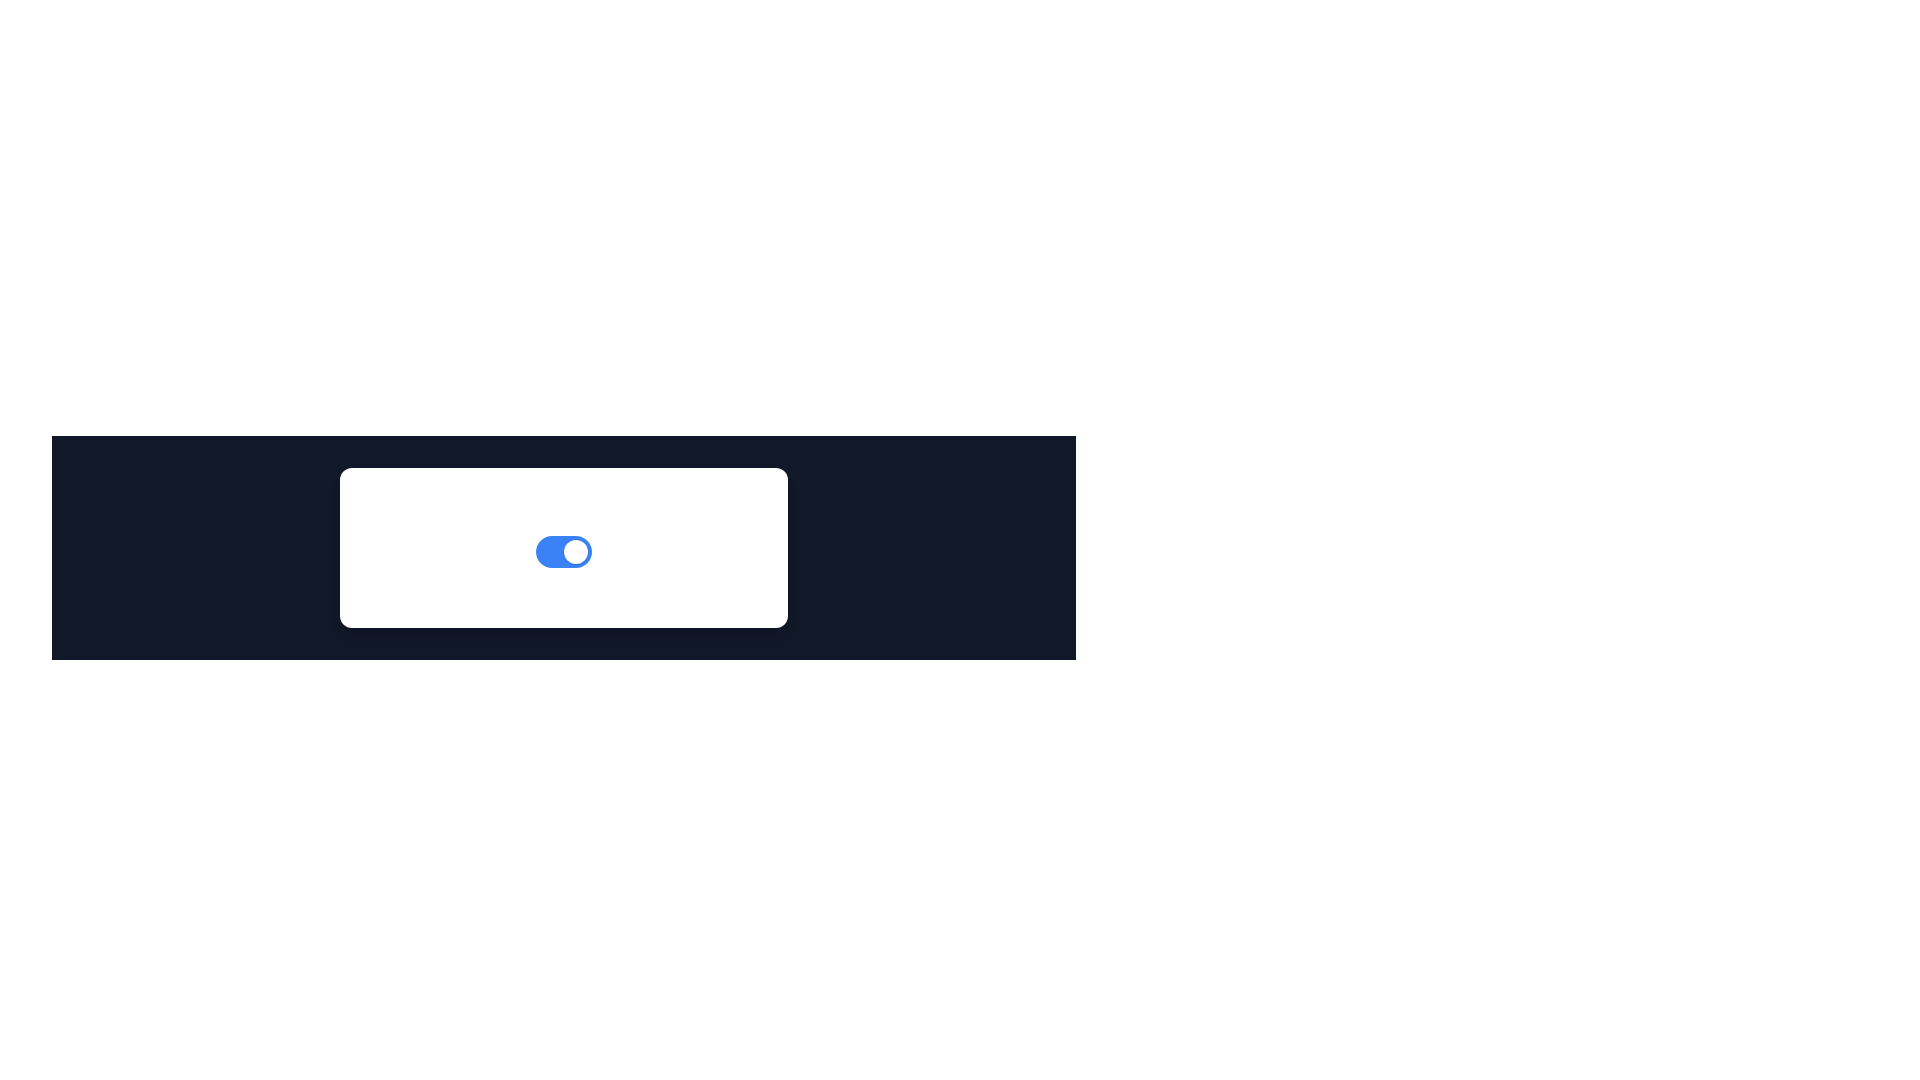 The height and width of the screenshot is (1080, 1920). What do you see at coordinates (585, 551) in the screenshot?
I see `the toggle switch position` at bounding box center [585, 551].